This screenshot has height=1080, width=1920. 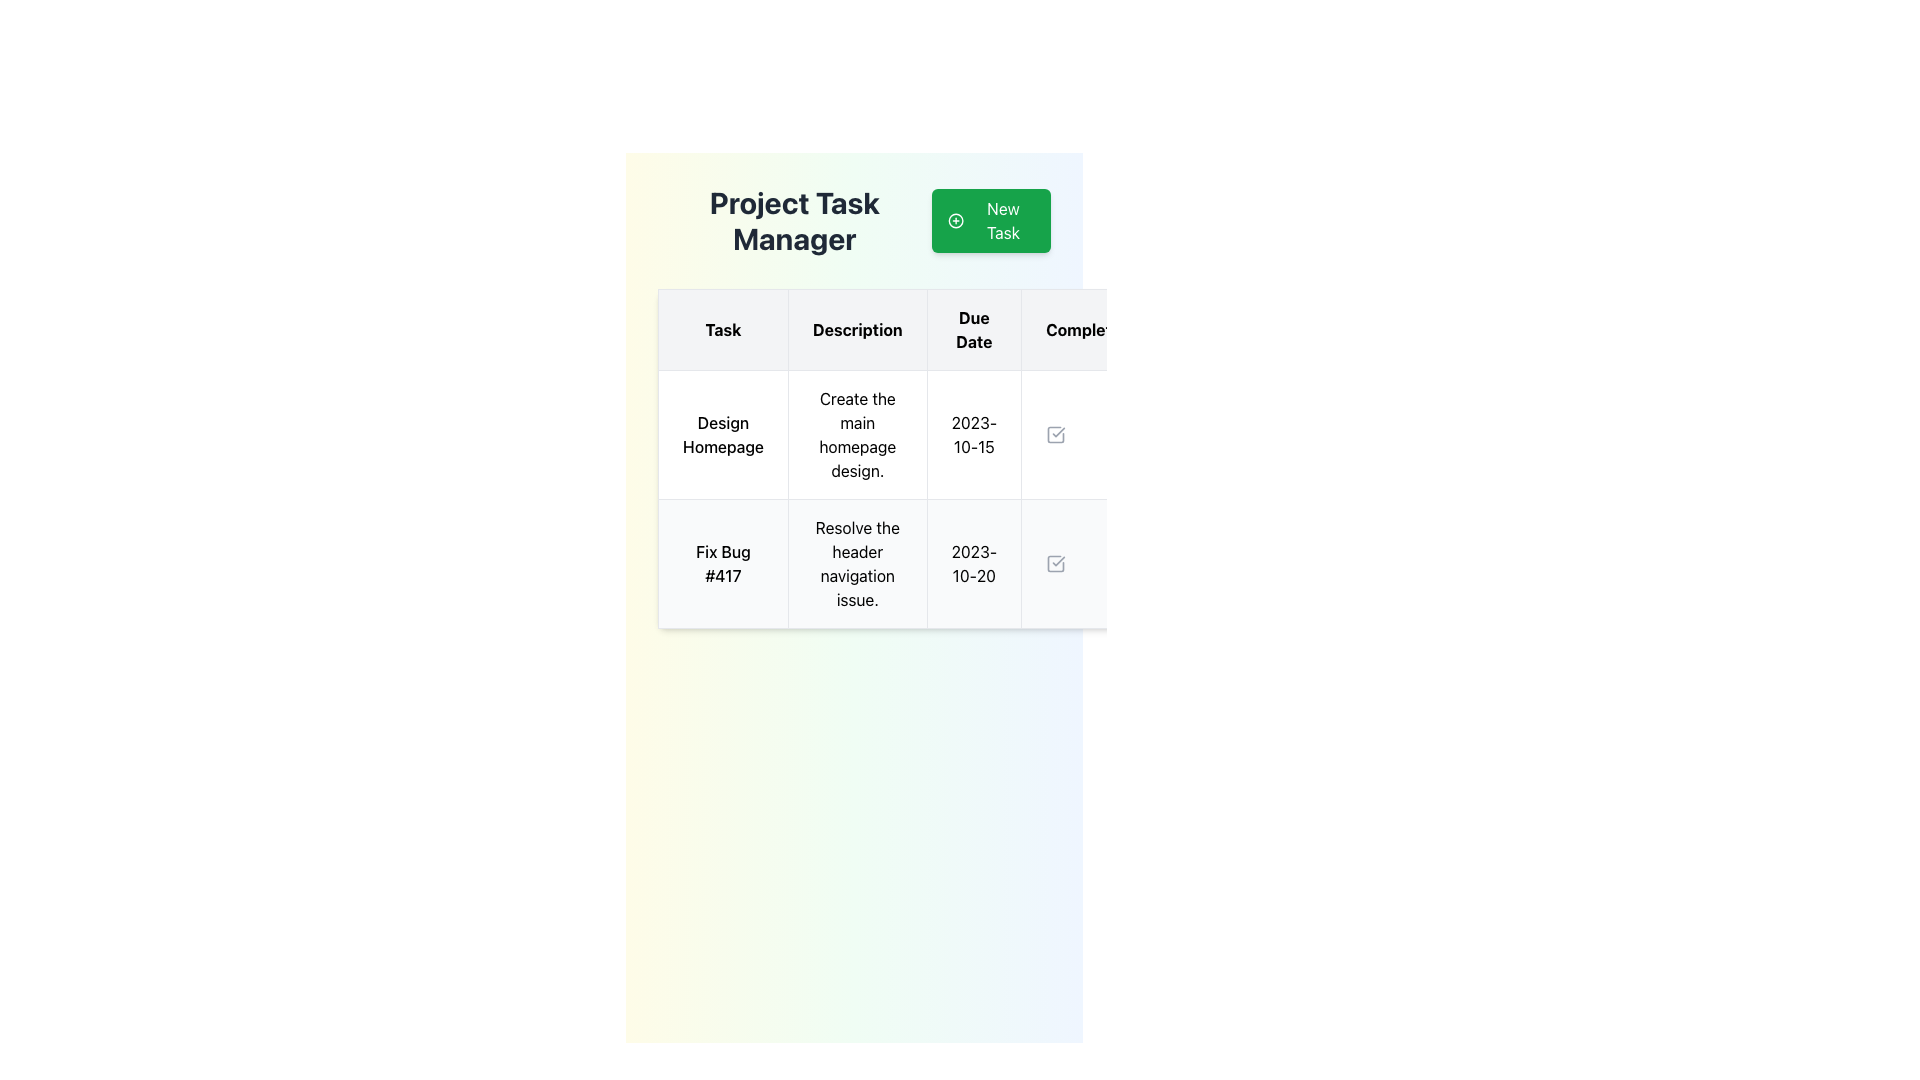 I want to click on the Table Header Cell labeled 'Description', which is the second cell in the header row of a five-column table, positioned between 'Task' and 'Due Date', with a light gray background and bold text, so click(x=857, y=329).